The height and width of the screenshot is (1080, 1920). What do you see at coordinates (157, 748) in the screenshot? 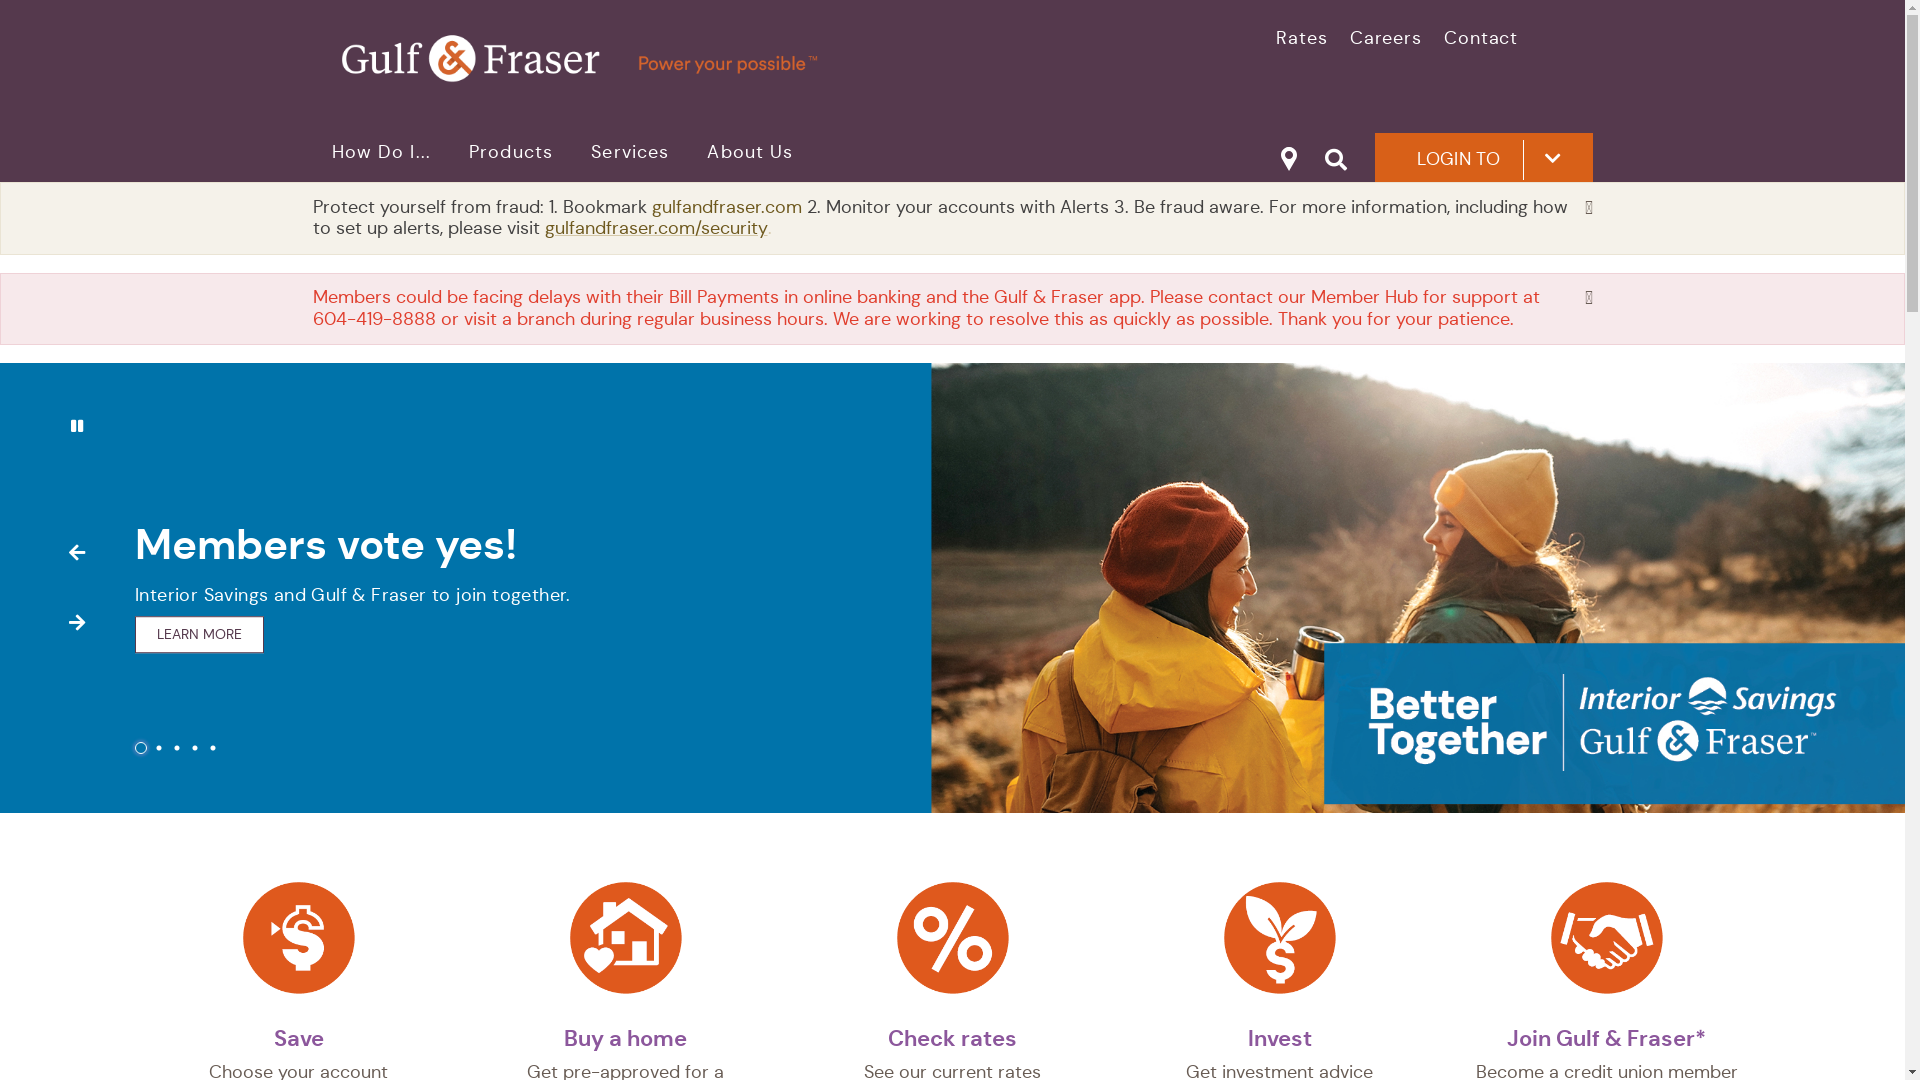
I see `'2'` at bounding box center [157, 748].